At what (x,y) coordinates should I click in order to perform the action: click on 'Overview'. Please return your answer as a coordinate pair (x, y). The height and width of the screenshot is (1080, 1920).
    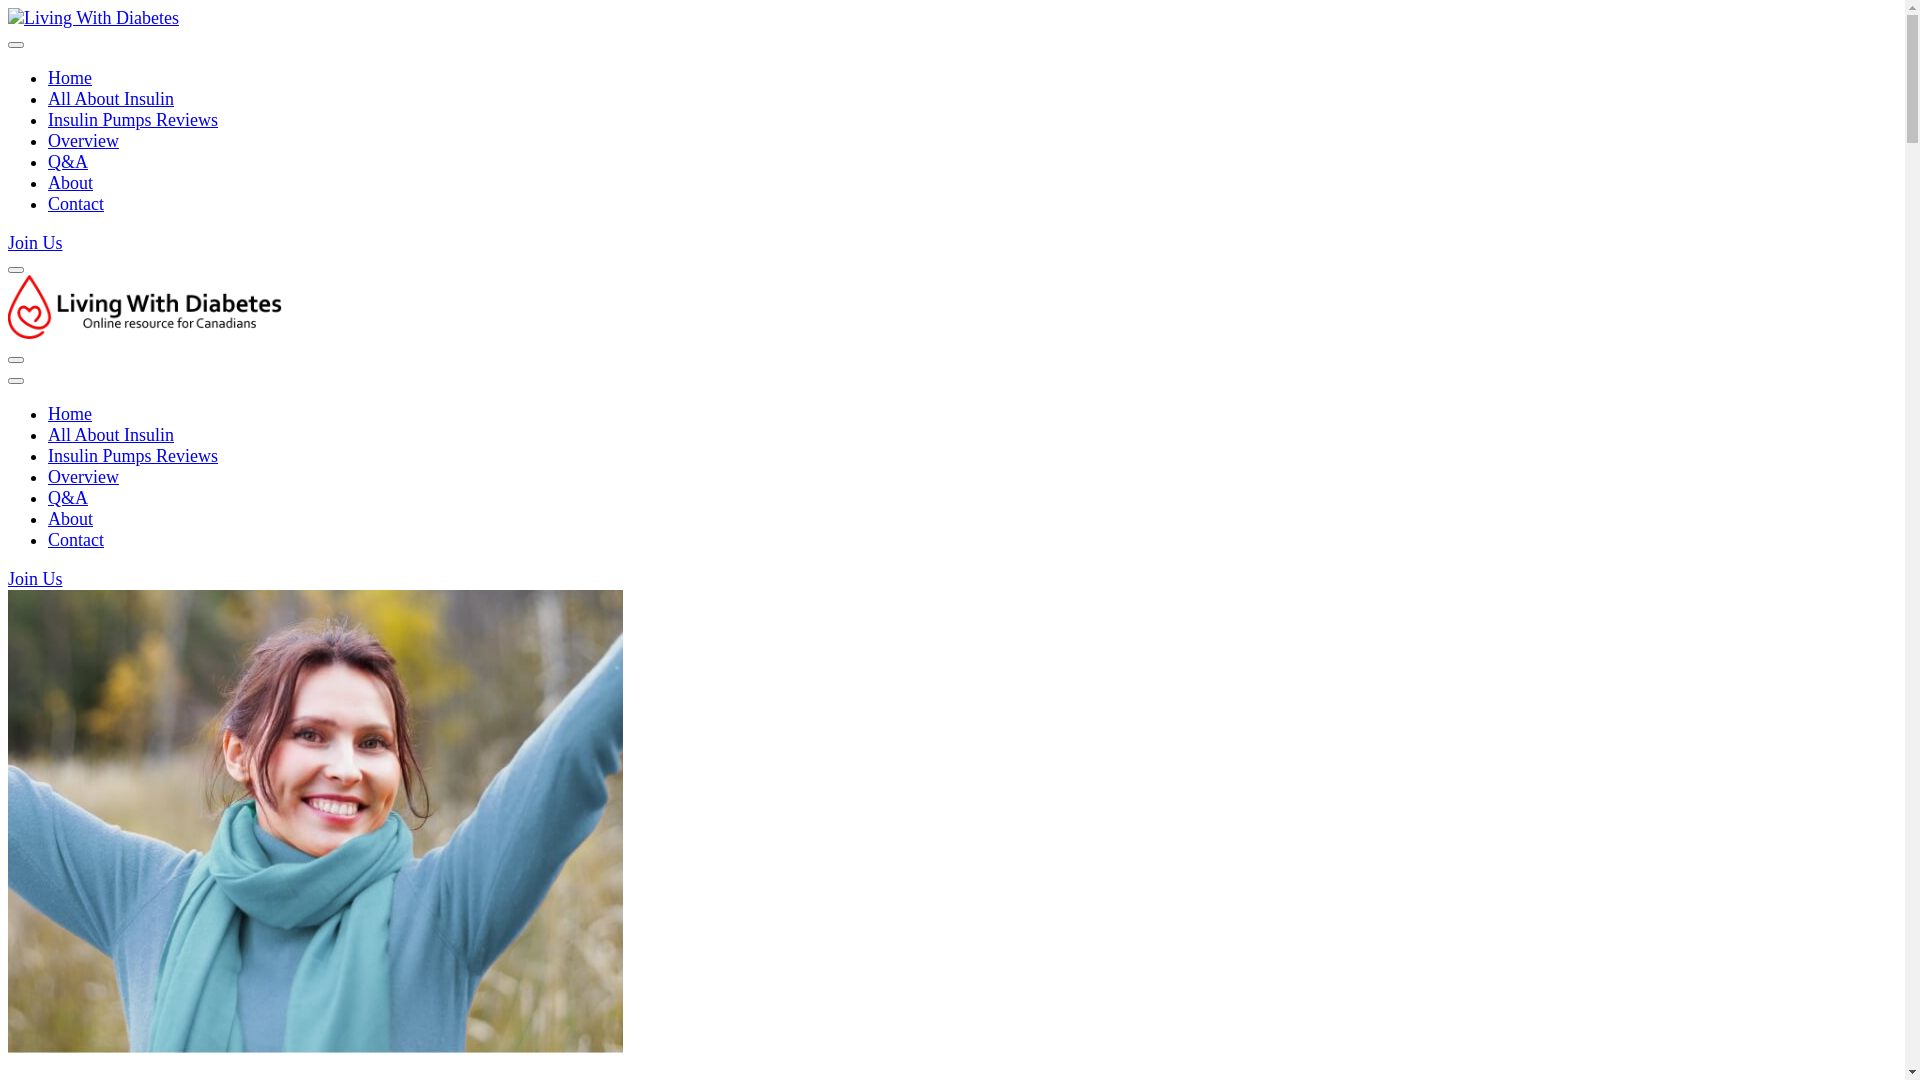
    Looking at the image, I should click on (82, 477).